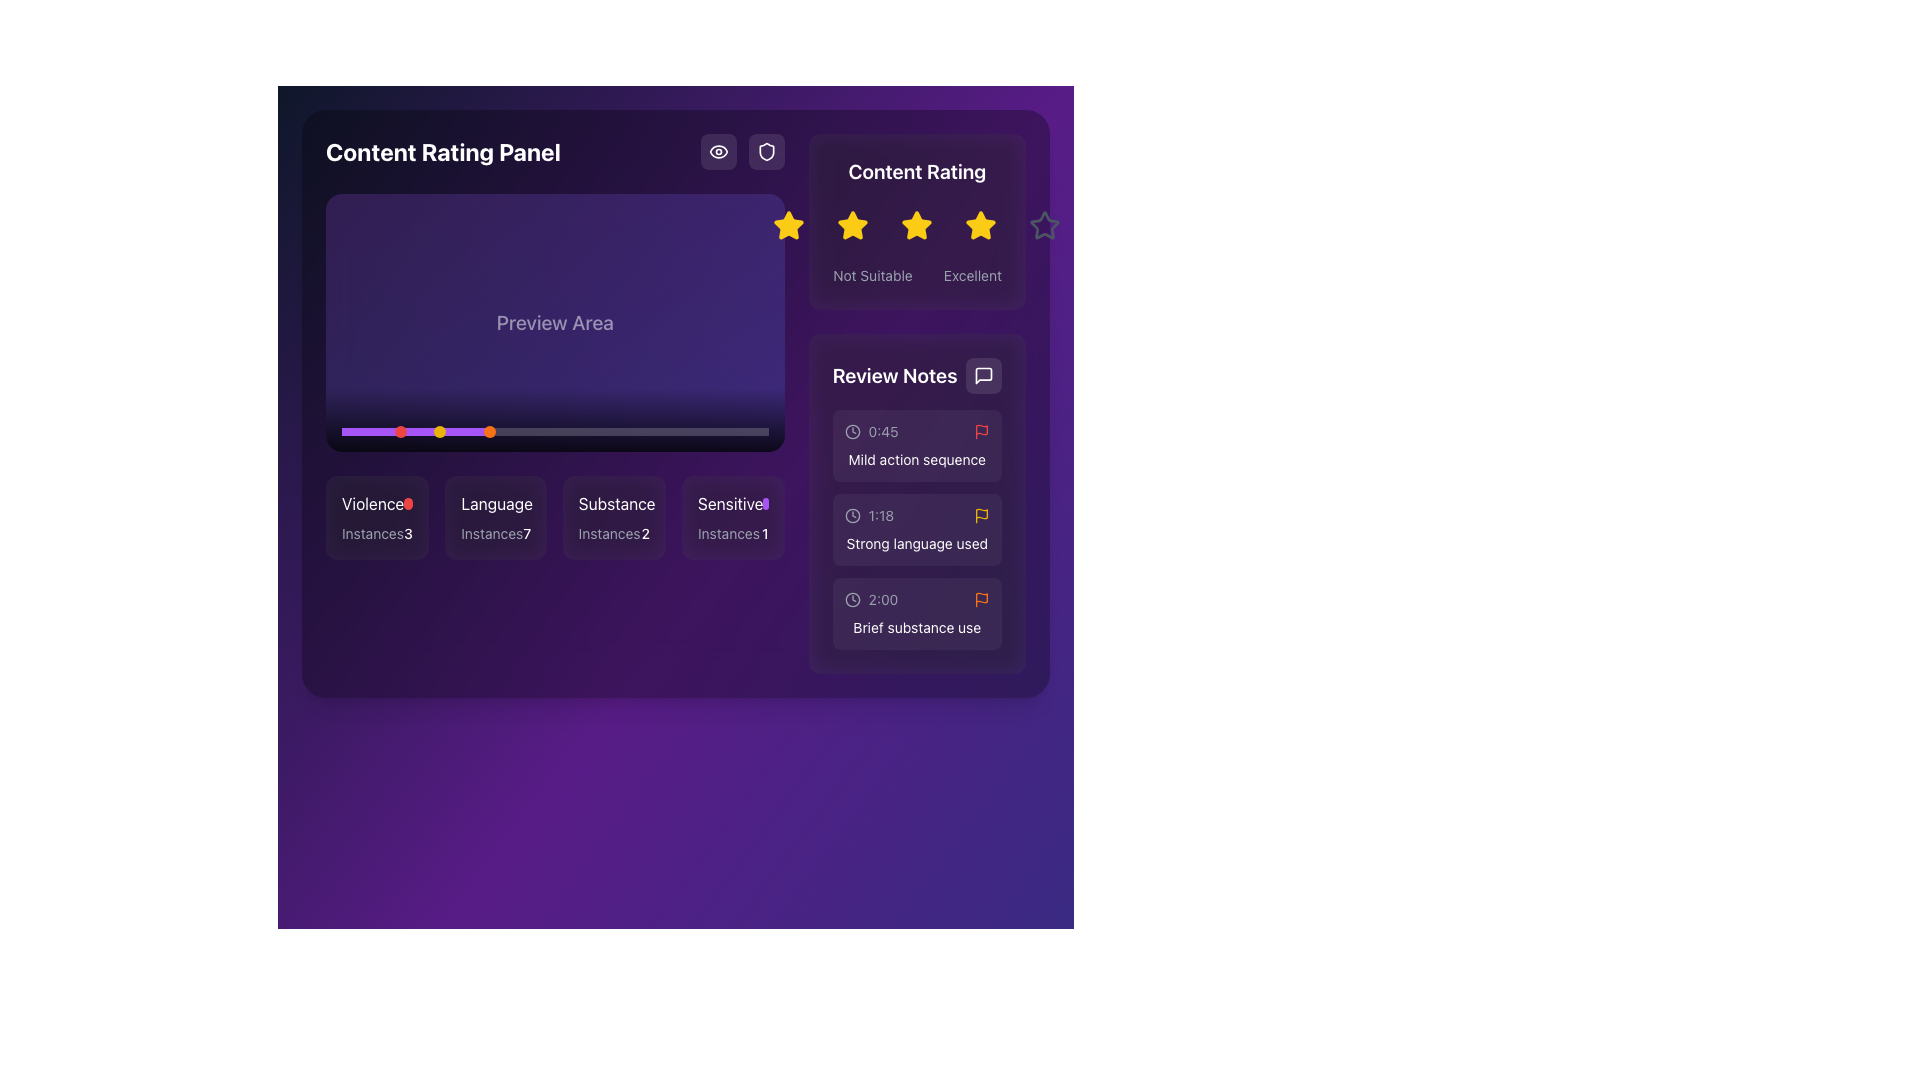 This screenshot has width=1920, height=1080. I want to click on the third star icon in the row of five star icons to rate it, so click(916, 225).